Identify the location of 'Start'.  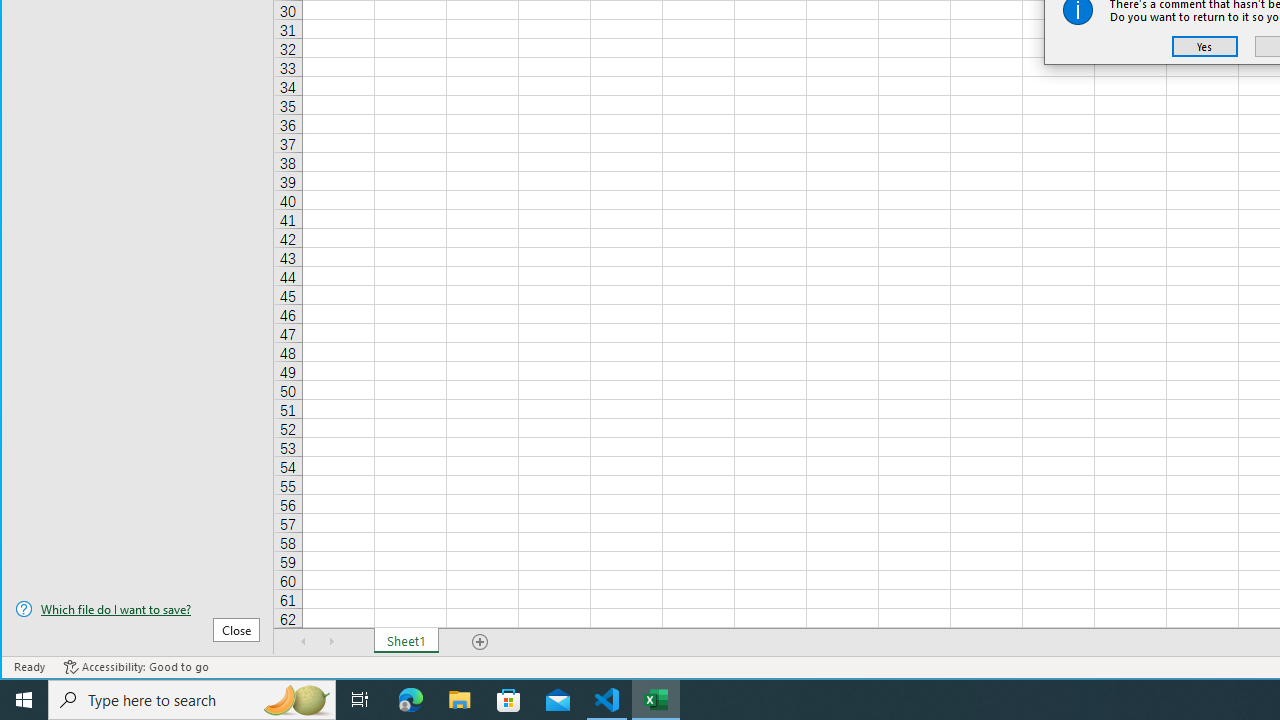
(24, 698).